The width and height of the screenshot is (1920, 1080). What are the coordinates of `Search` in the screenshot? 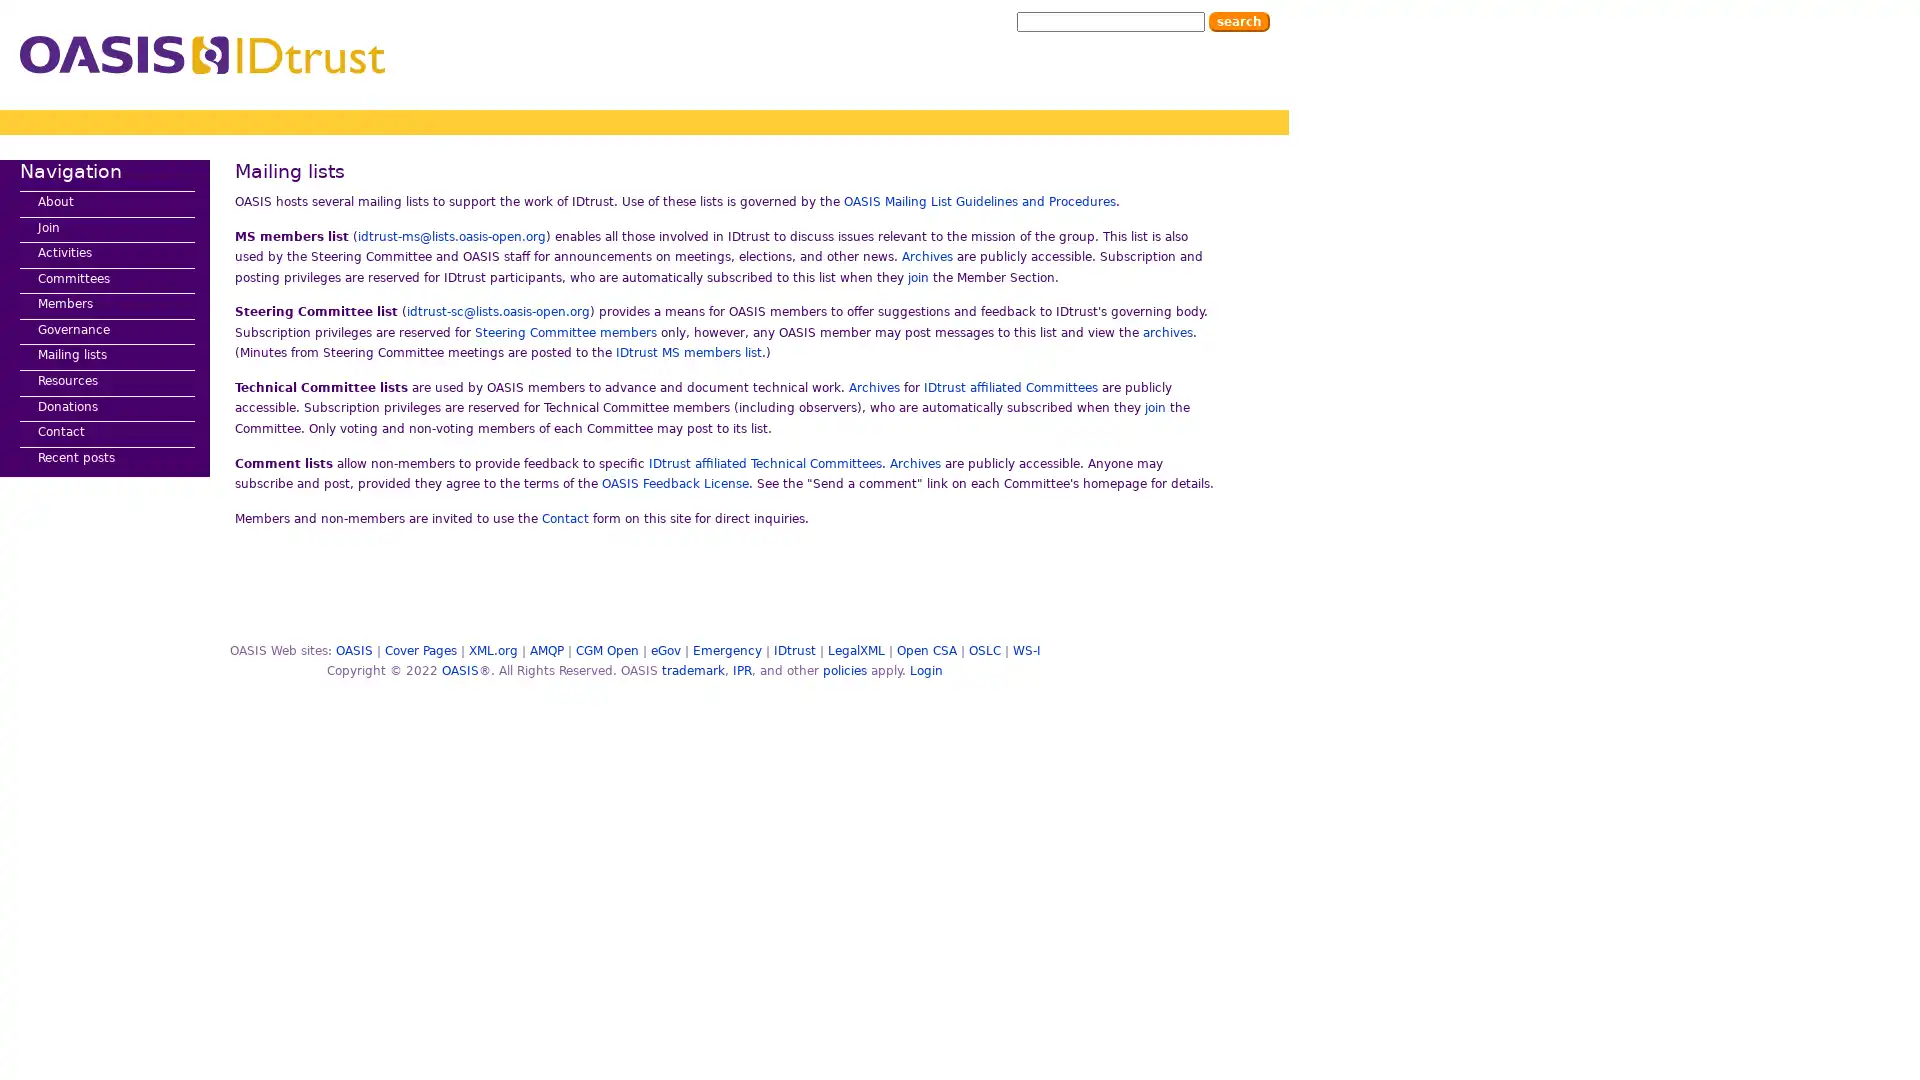 It's located at (1238, 22).